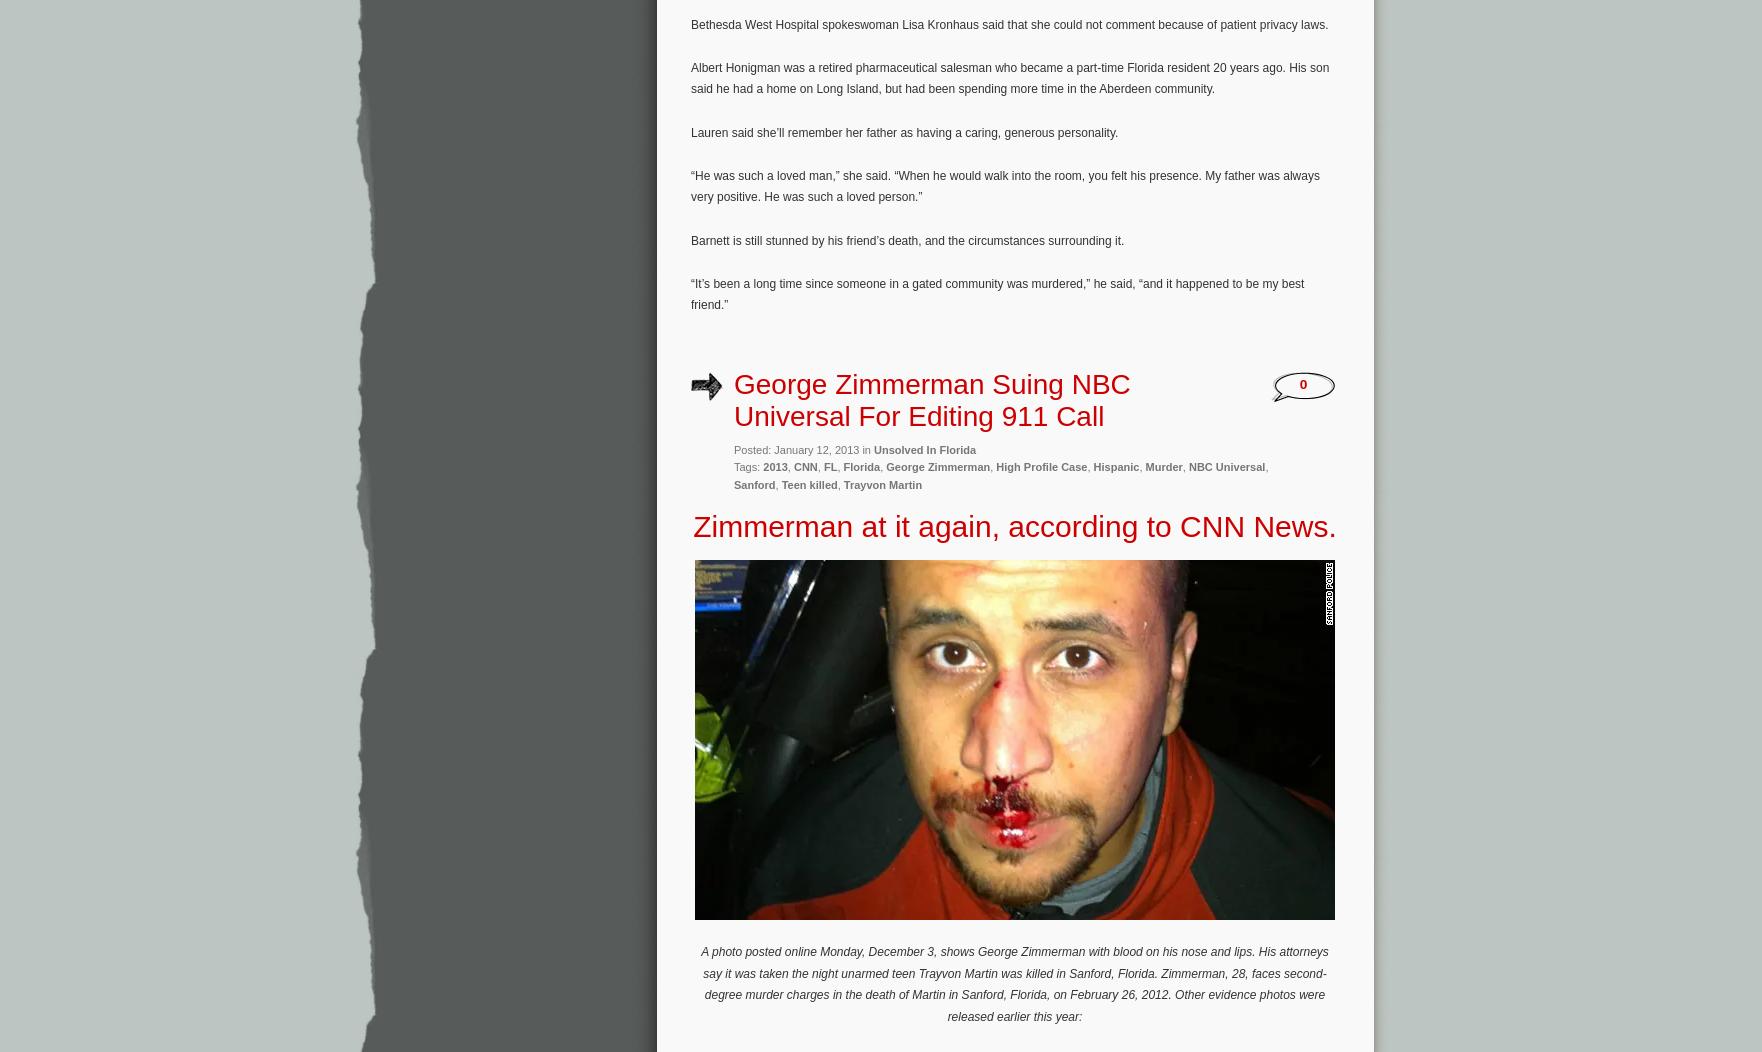 The width and height of the screenshot is (1762, 1052). I want to click on 'Albert Honigman was a retired pharmaceutical salesman who became a part-time Florida resident 20 years ago. His son said he had a home on Long Island, but had been spending more time in the Aberdeen community.', so click(1009, 76).